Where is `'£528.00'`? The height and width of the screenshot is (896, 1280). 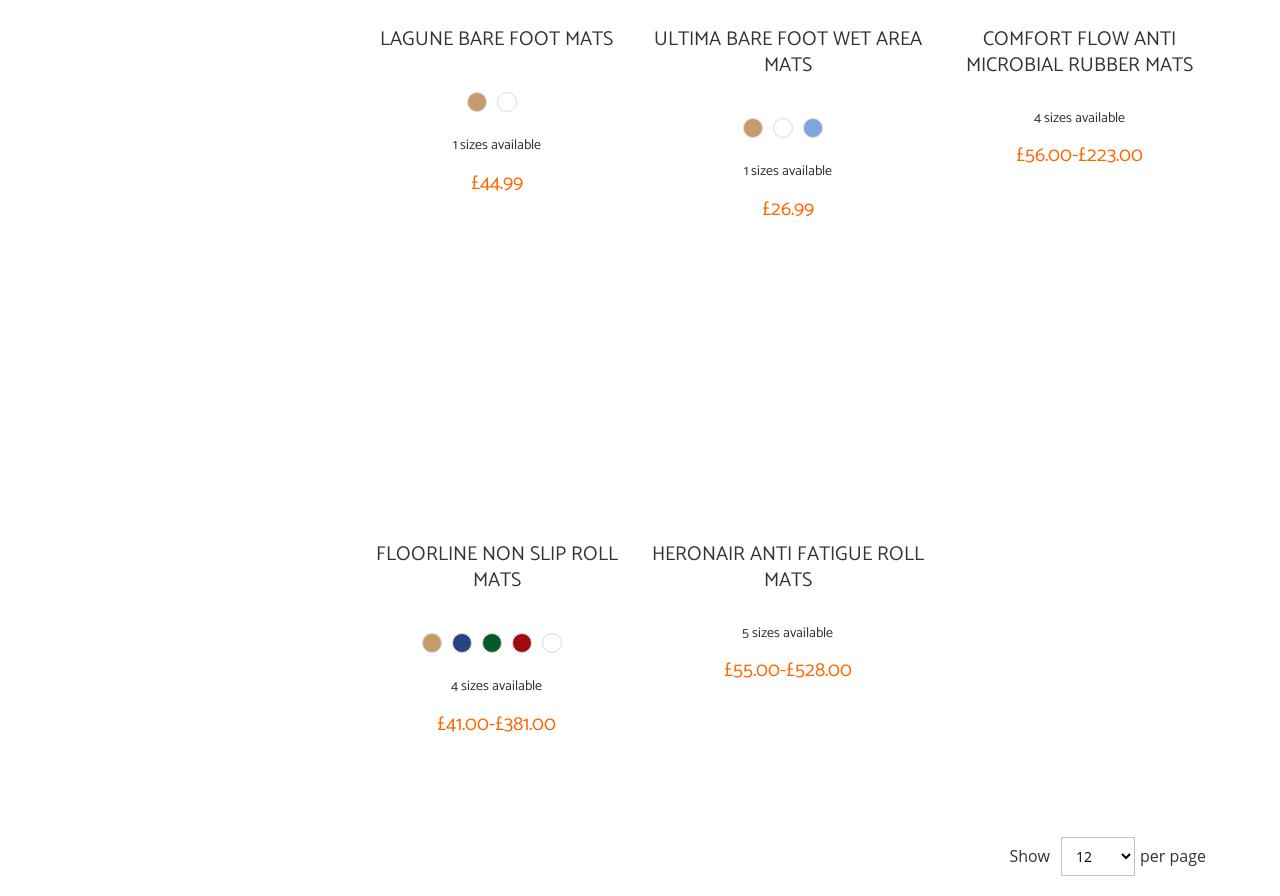 '£528.00' is located at coordinates (784, 670).